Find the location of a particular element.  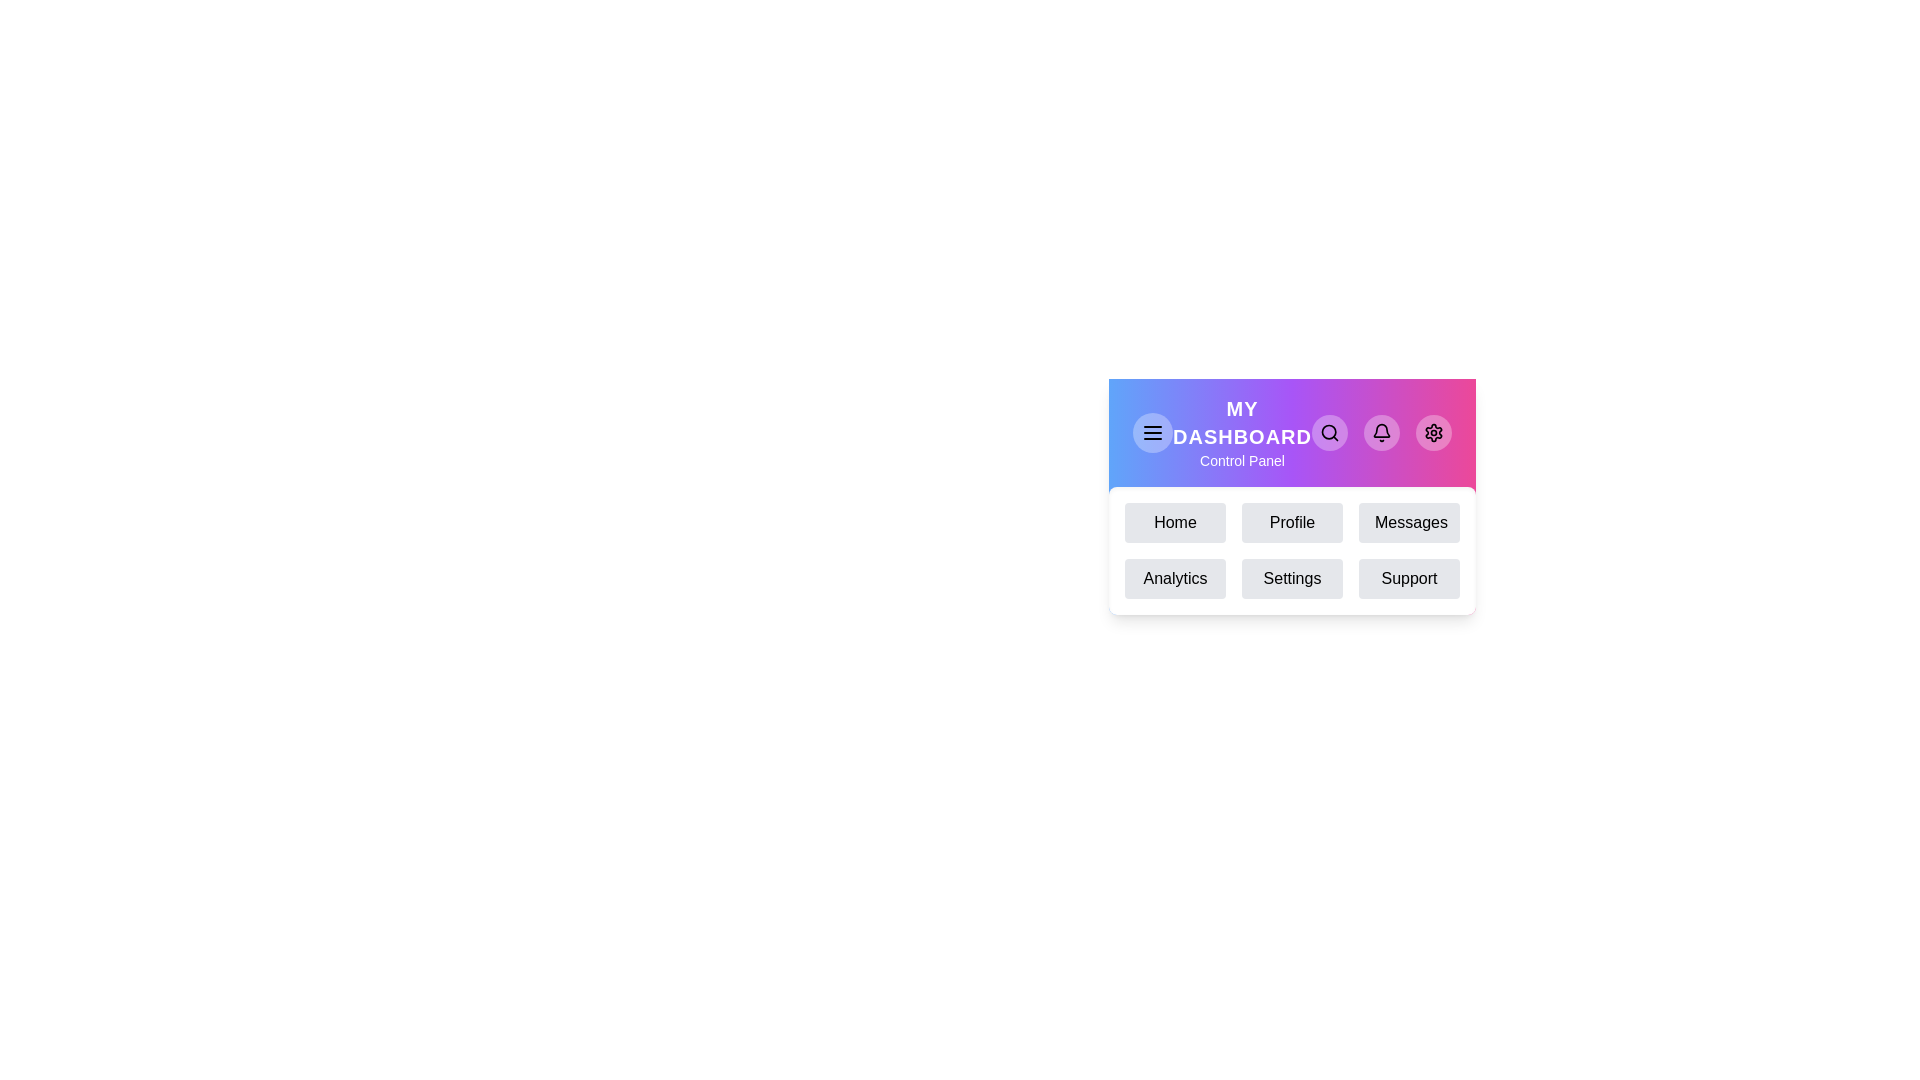

the menu item Support to navigate to the corresponding section is located at coordinates (1408, 578).